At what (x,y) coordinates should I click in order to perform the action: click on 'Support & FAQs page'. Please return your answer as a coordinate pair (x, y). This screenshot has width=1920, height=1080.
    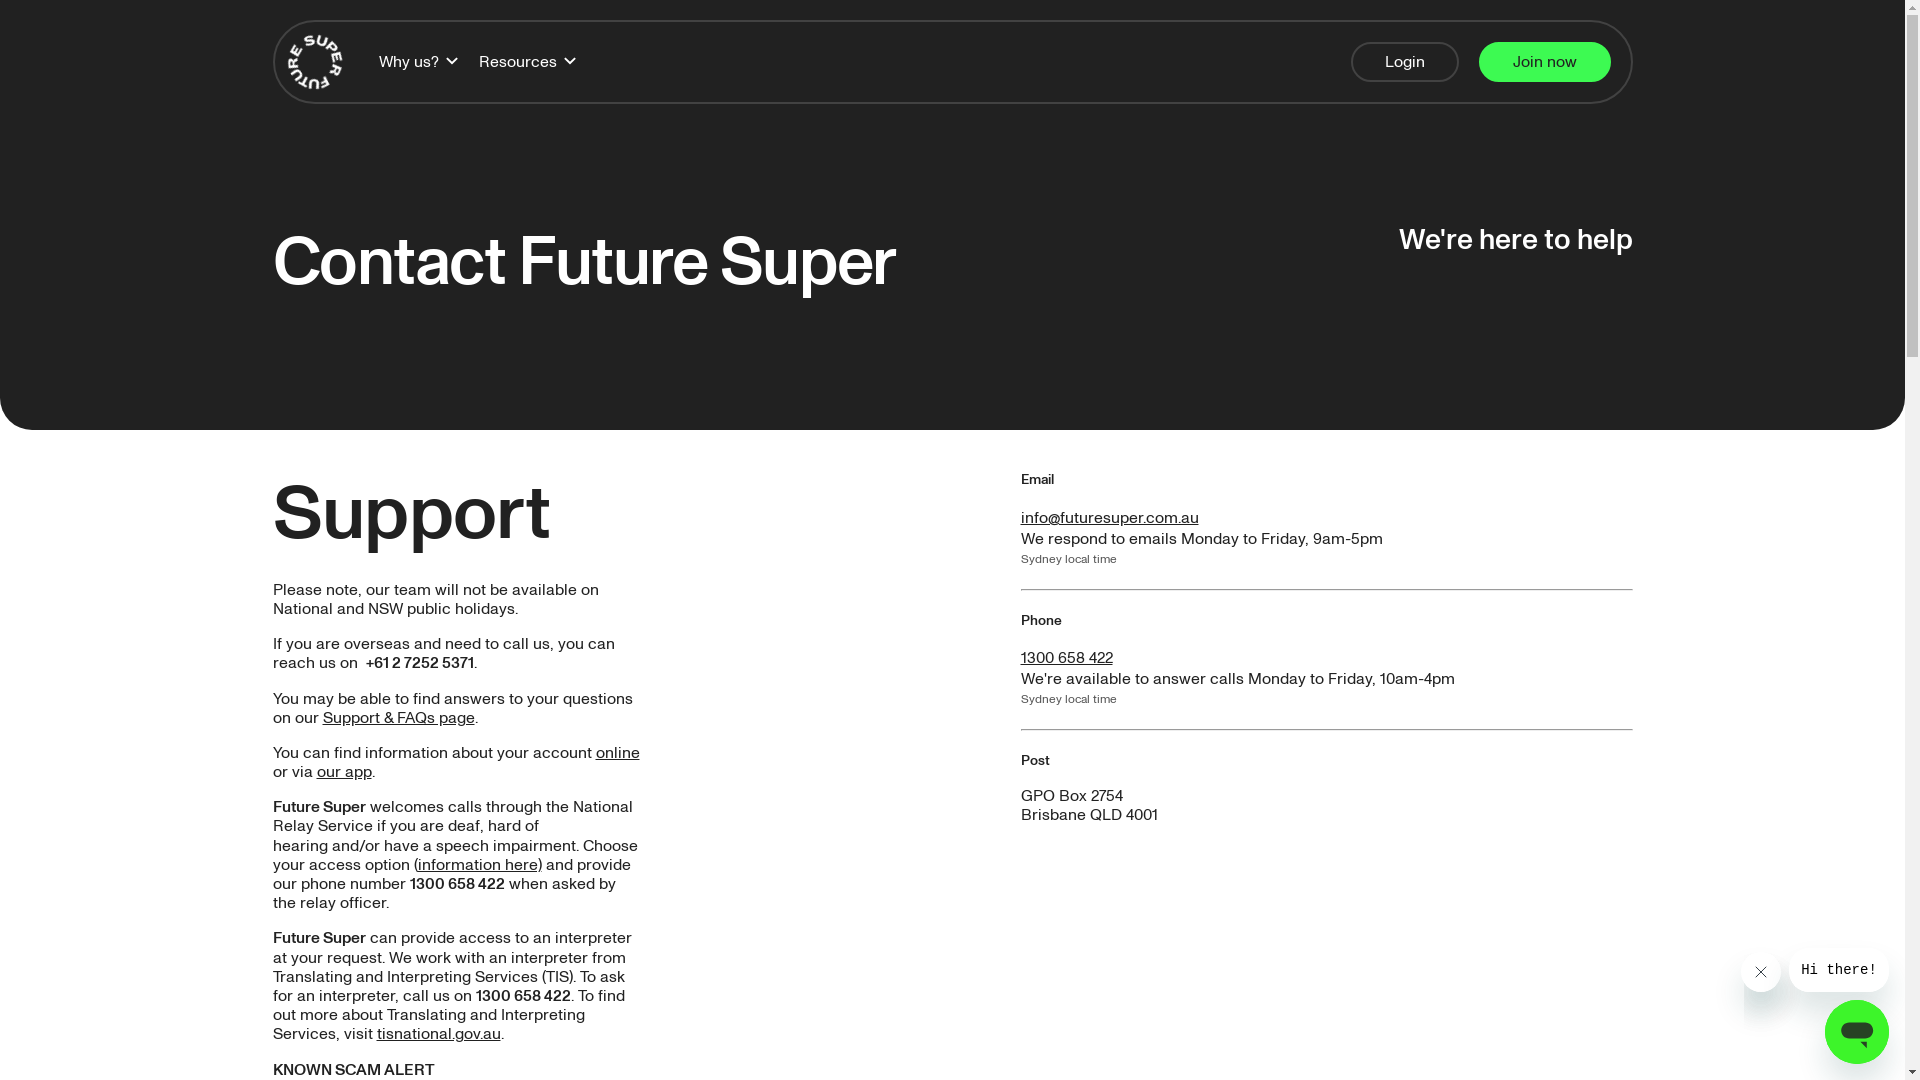
    Looking at the image, I should click on (398, 716).